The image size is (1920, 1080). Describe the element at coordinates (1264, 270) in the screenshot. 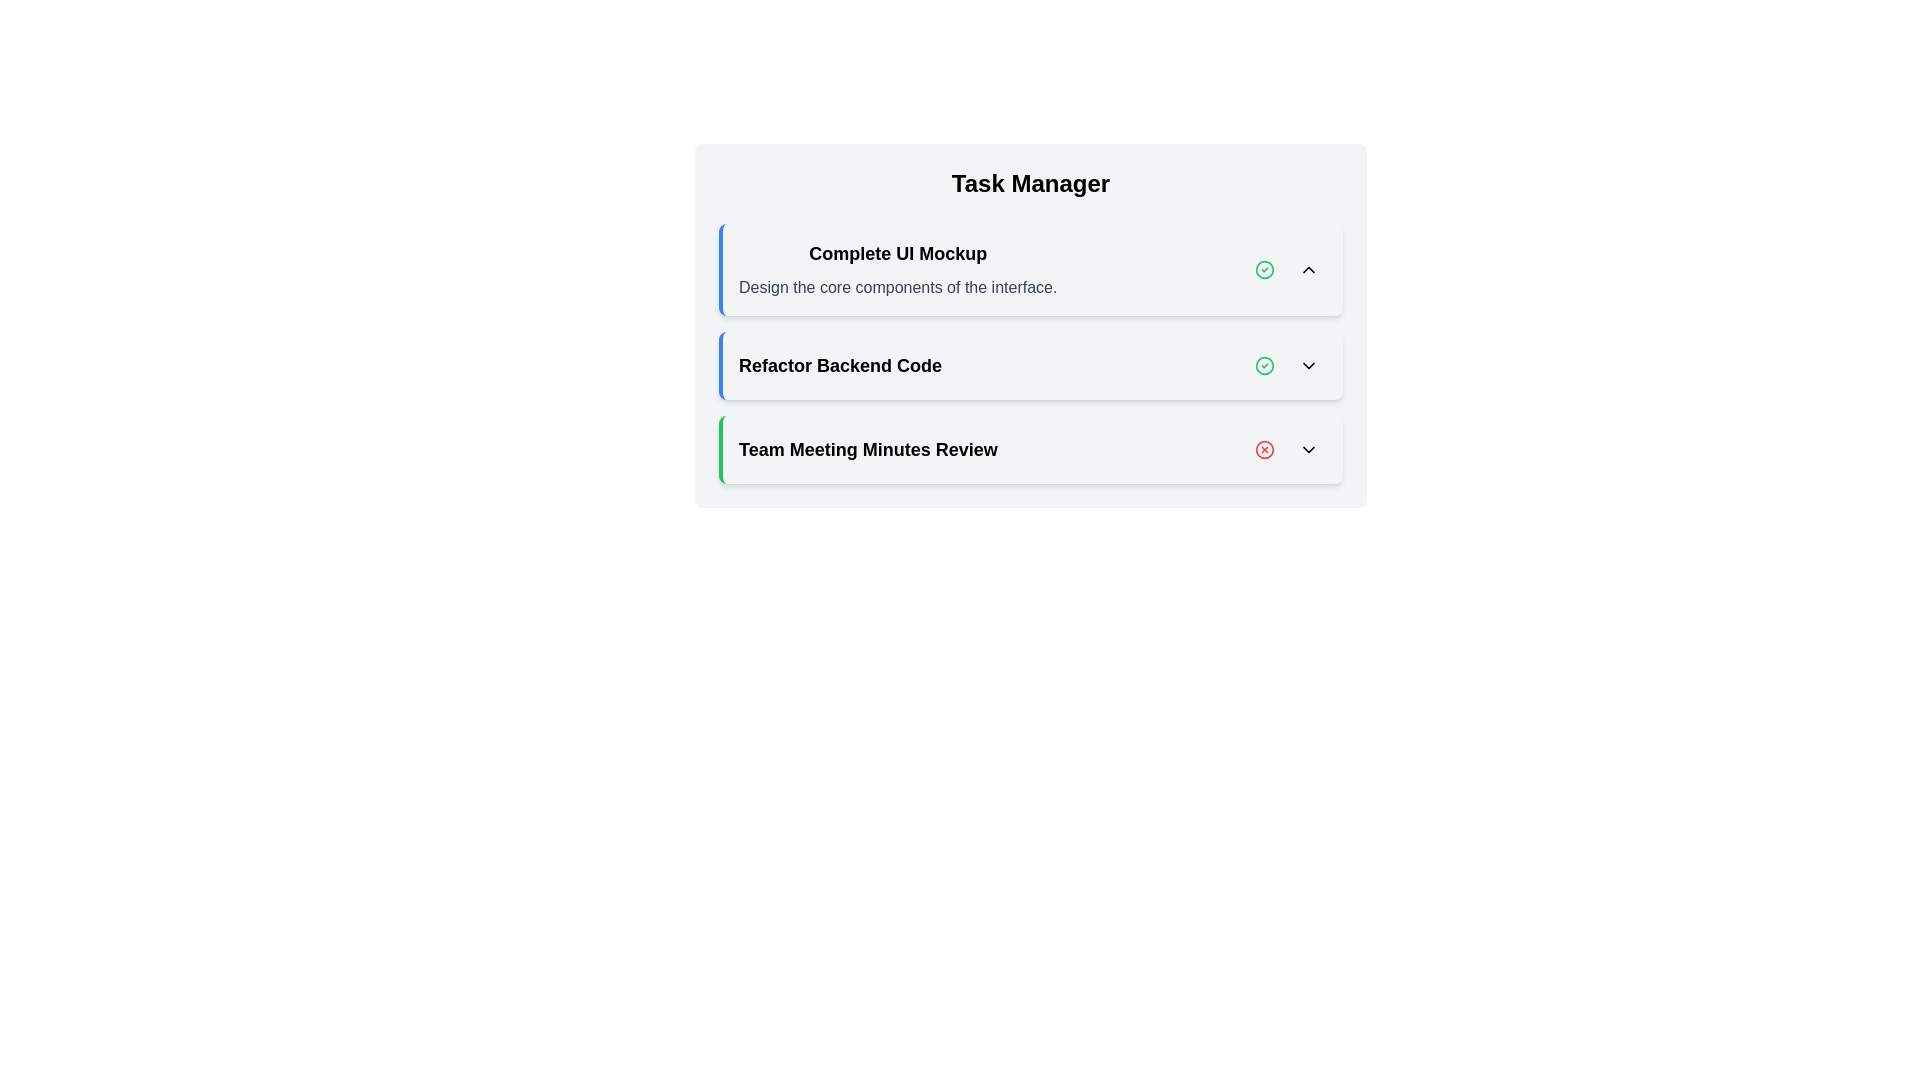

I see `the circular icon with a green outer border and a checkmark symbol` at that location.